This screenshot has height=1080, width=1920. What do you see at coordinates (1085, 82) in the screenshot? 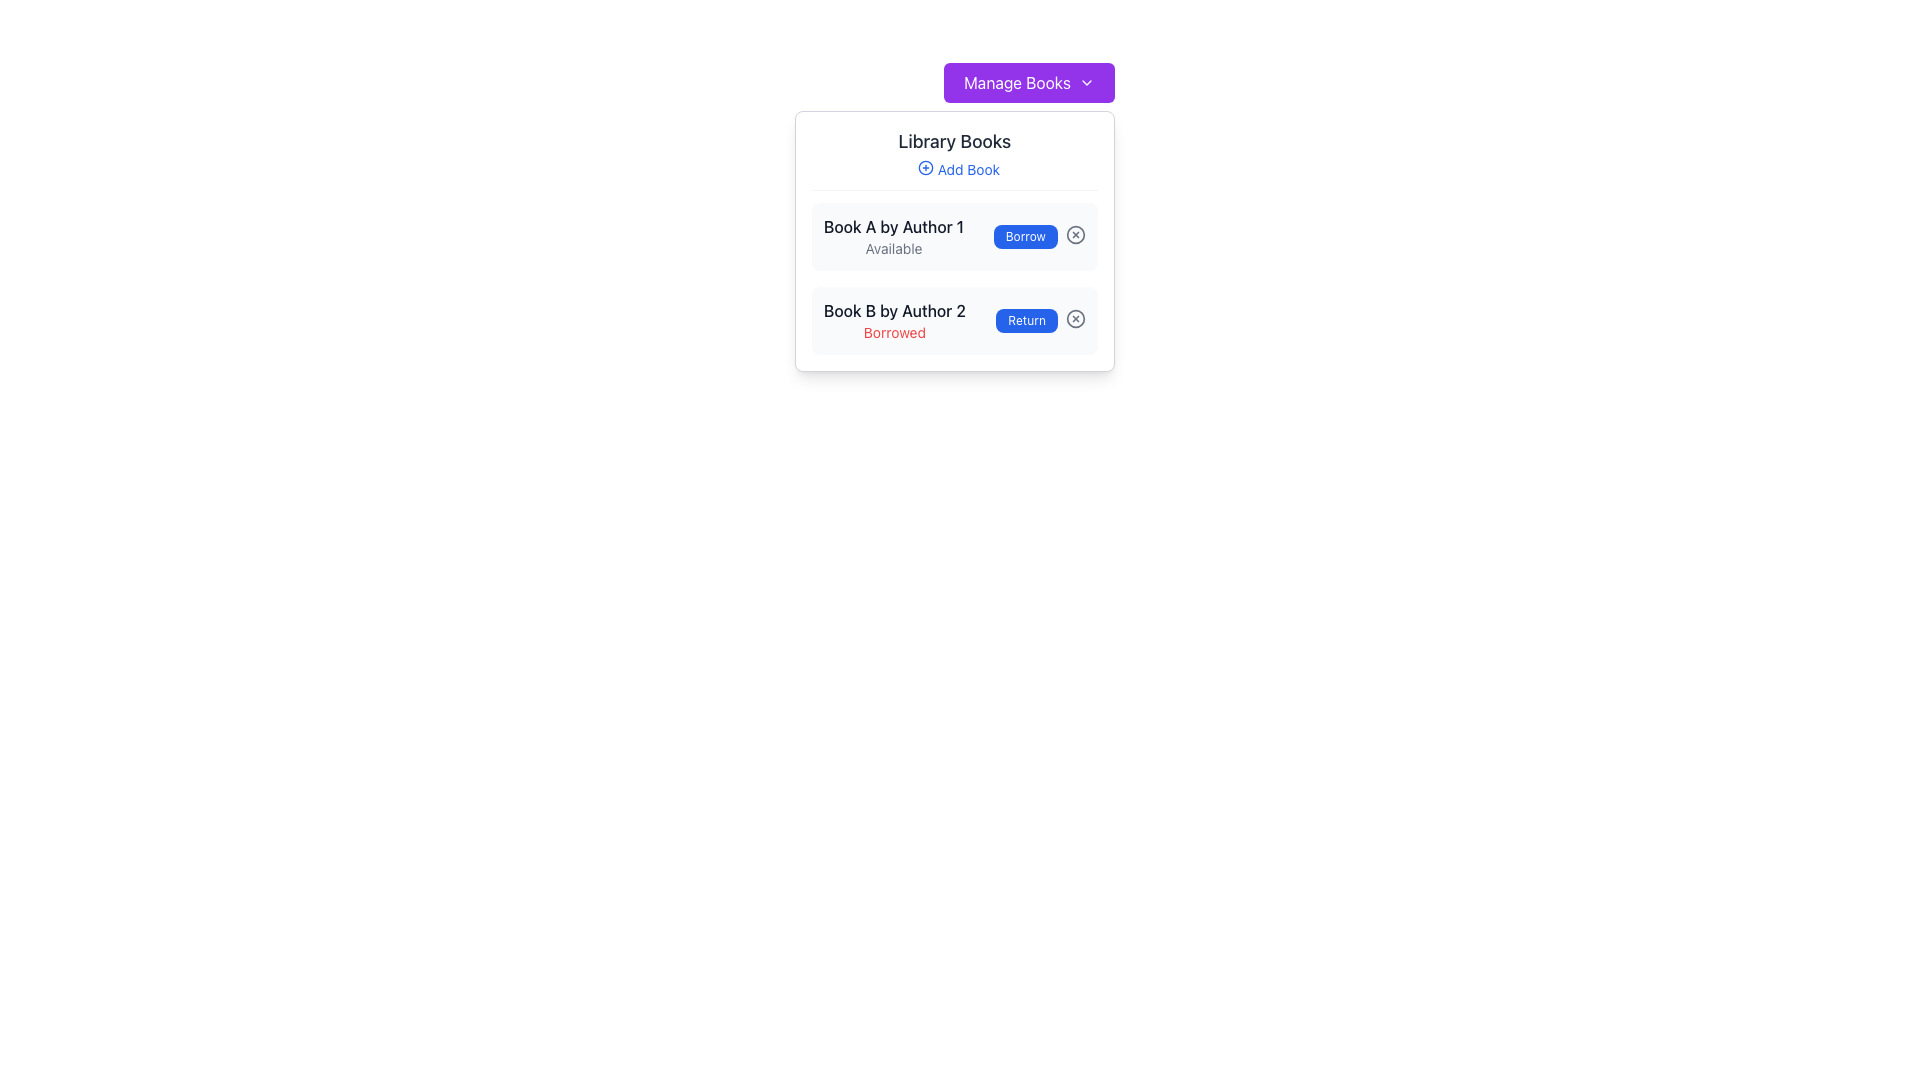
I see `the downward pointing chevron-shaped icon within the 'Manage Books' button to receive visual feedback` at bounding box center [1085, 82].